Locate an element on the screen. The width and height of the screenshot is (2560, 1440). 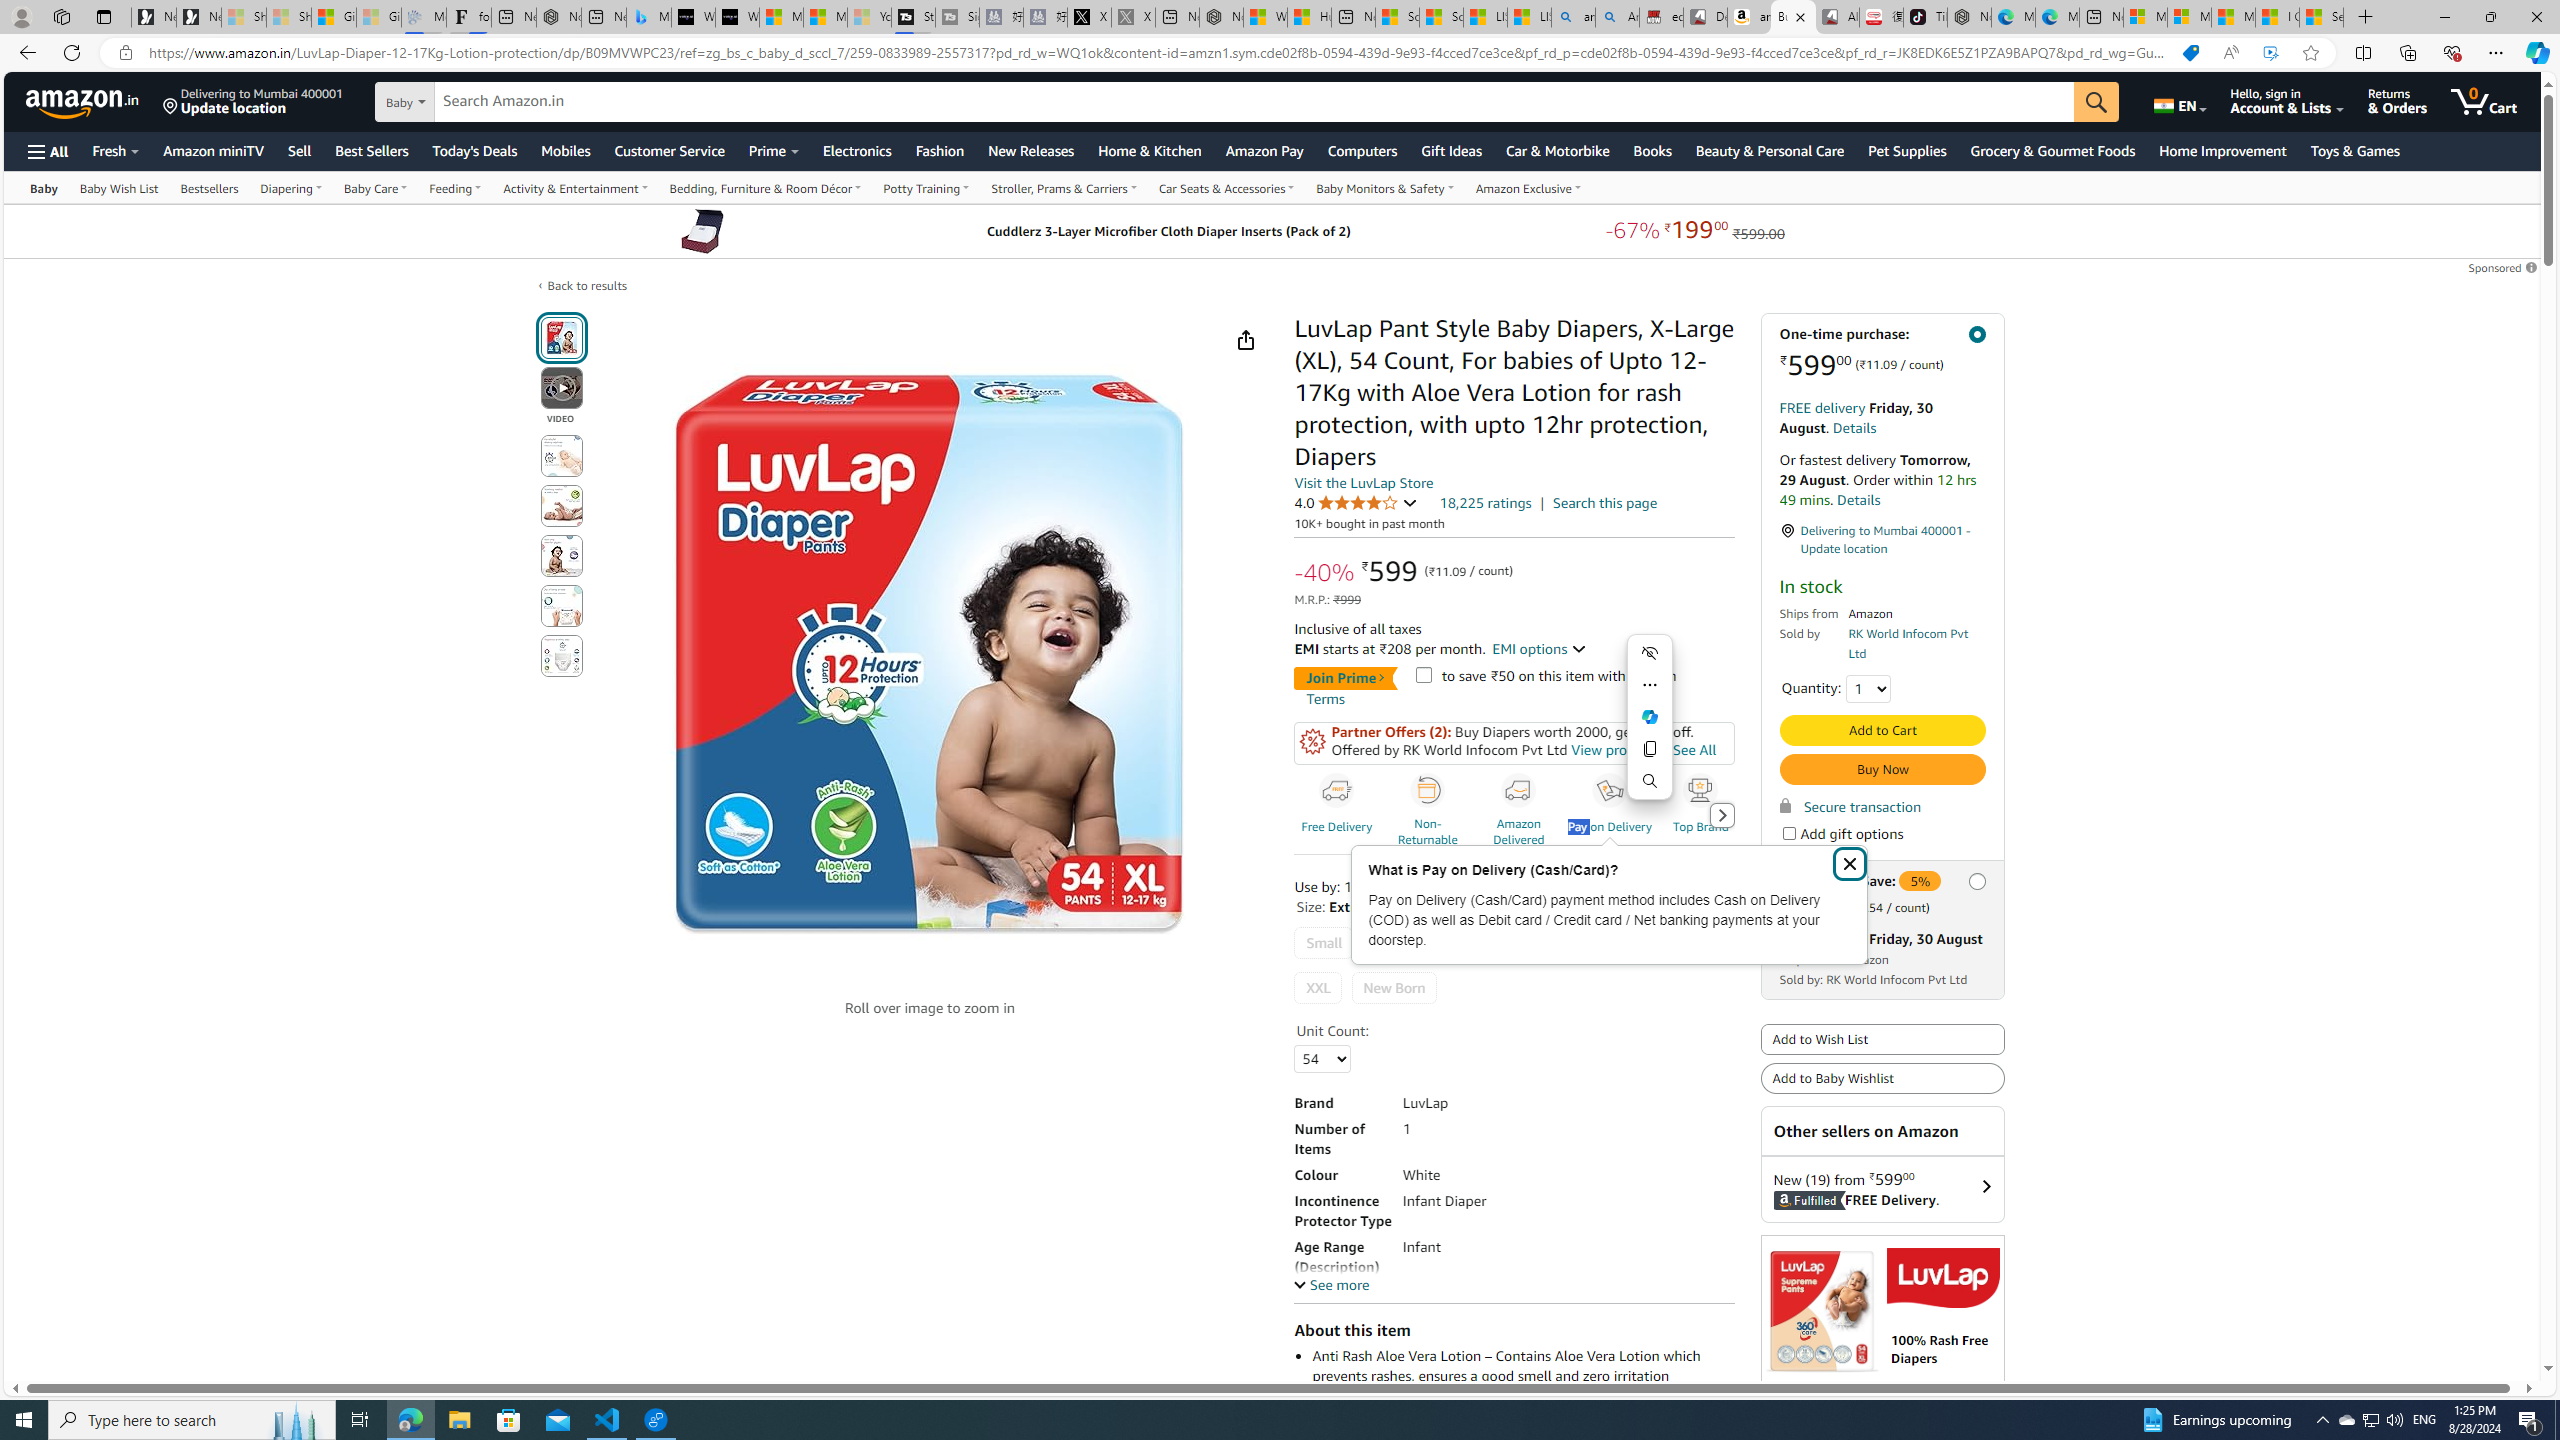
'Huge shark washes ashore at New York City beach | Watch' is located at coordinates (1308, 16).